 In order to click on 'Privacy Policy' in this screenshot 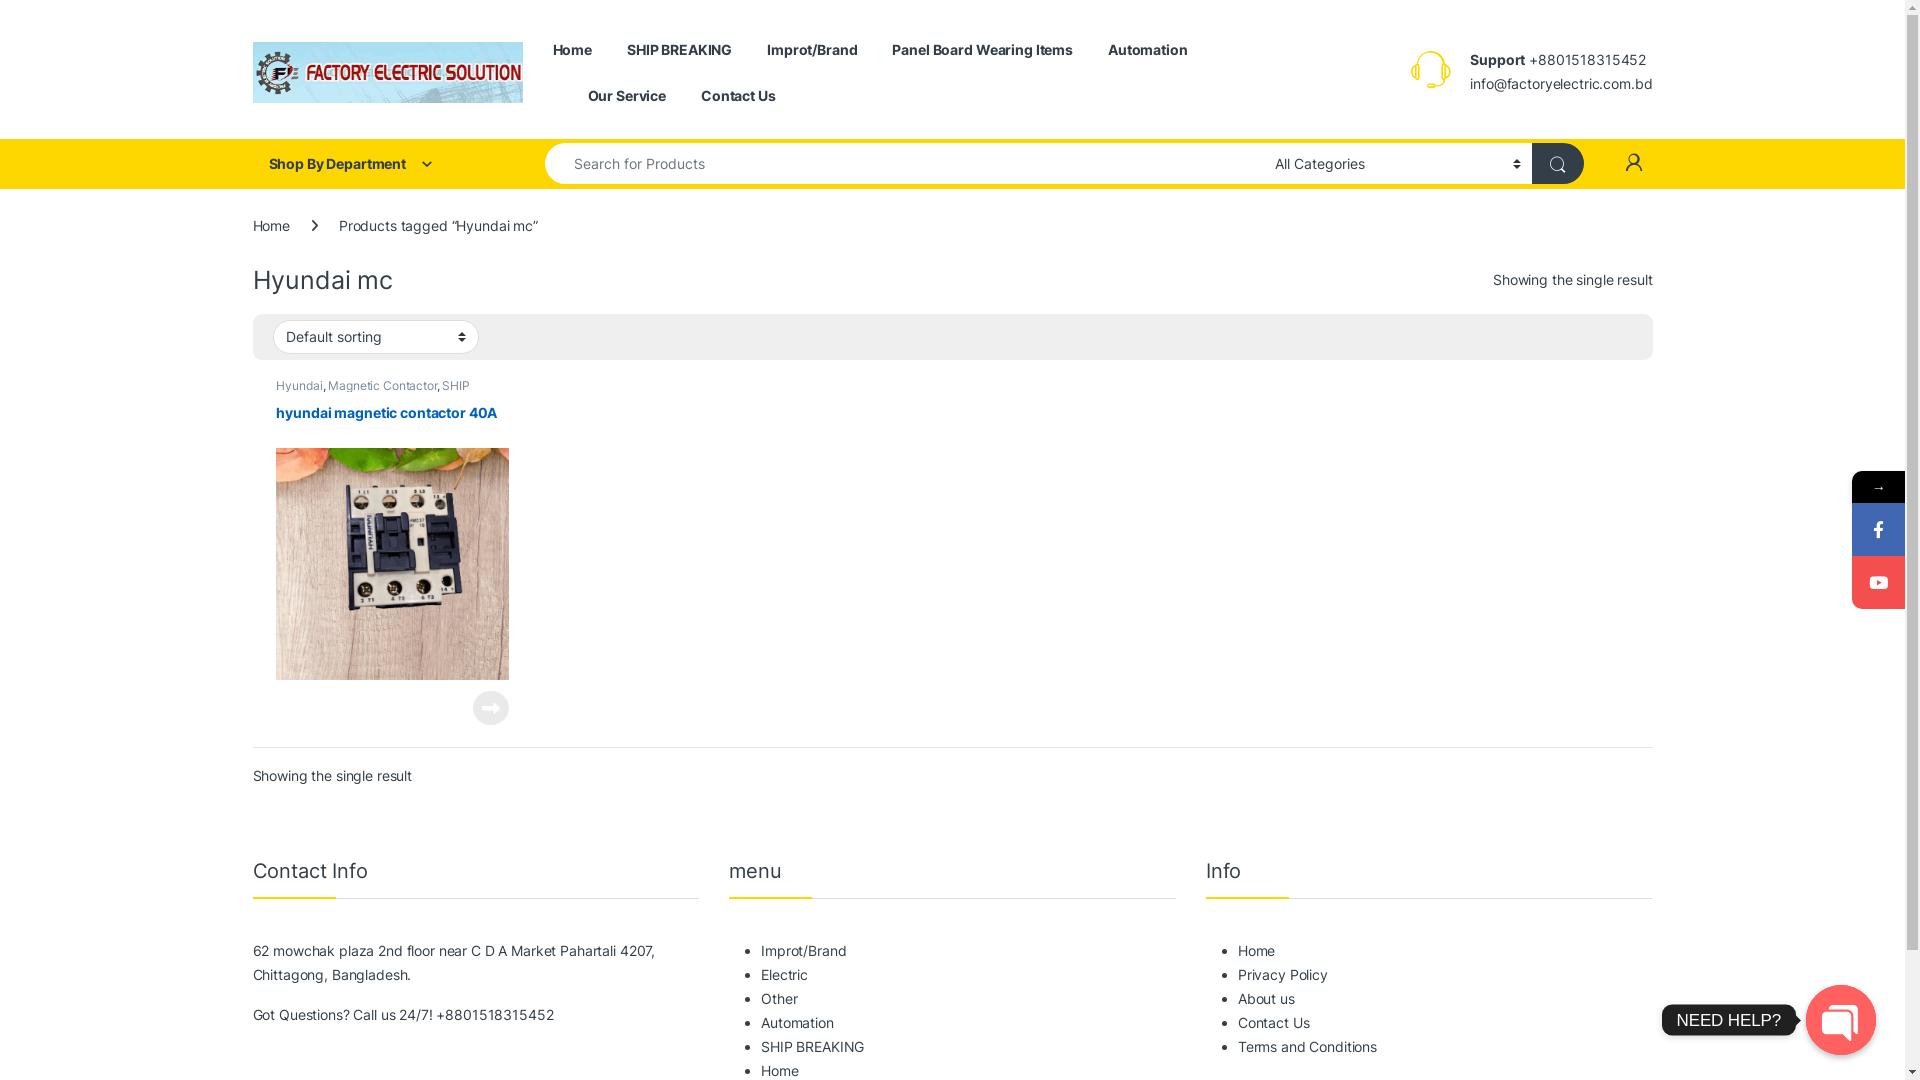, I will do `click(1282, 973)`.